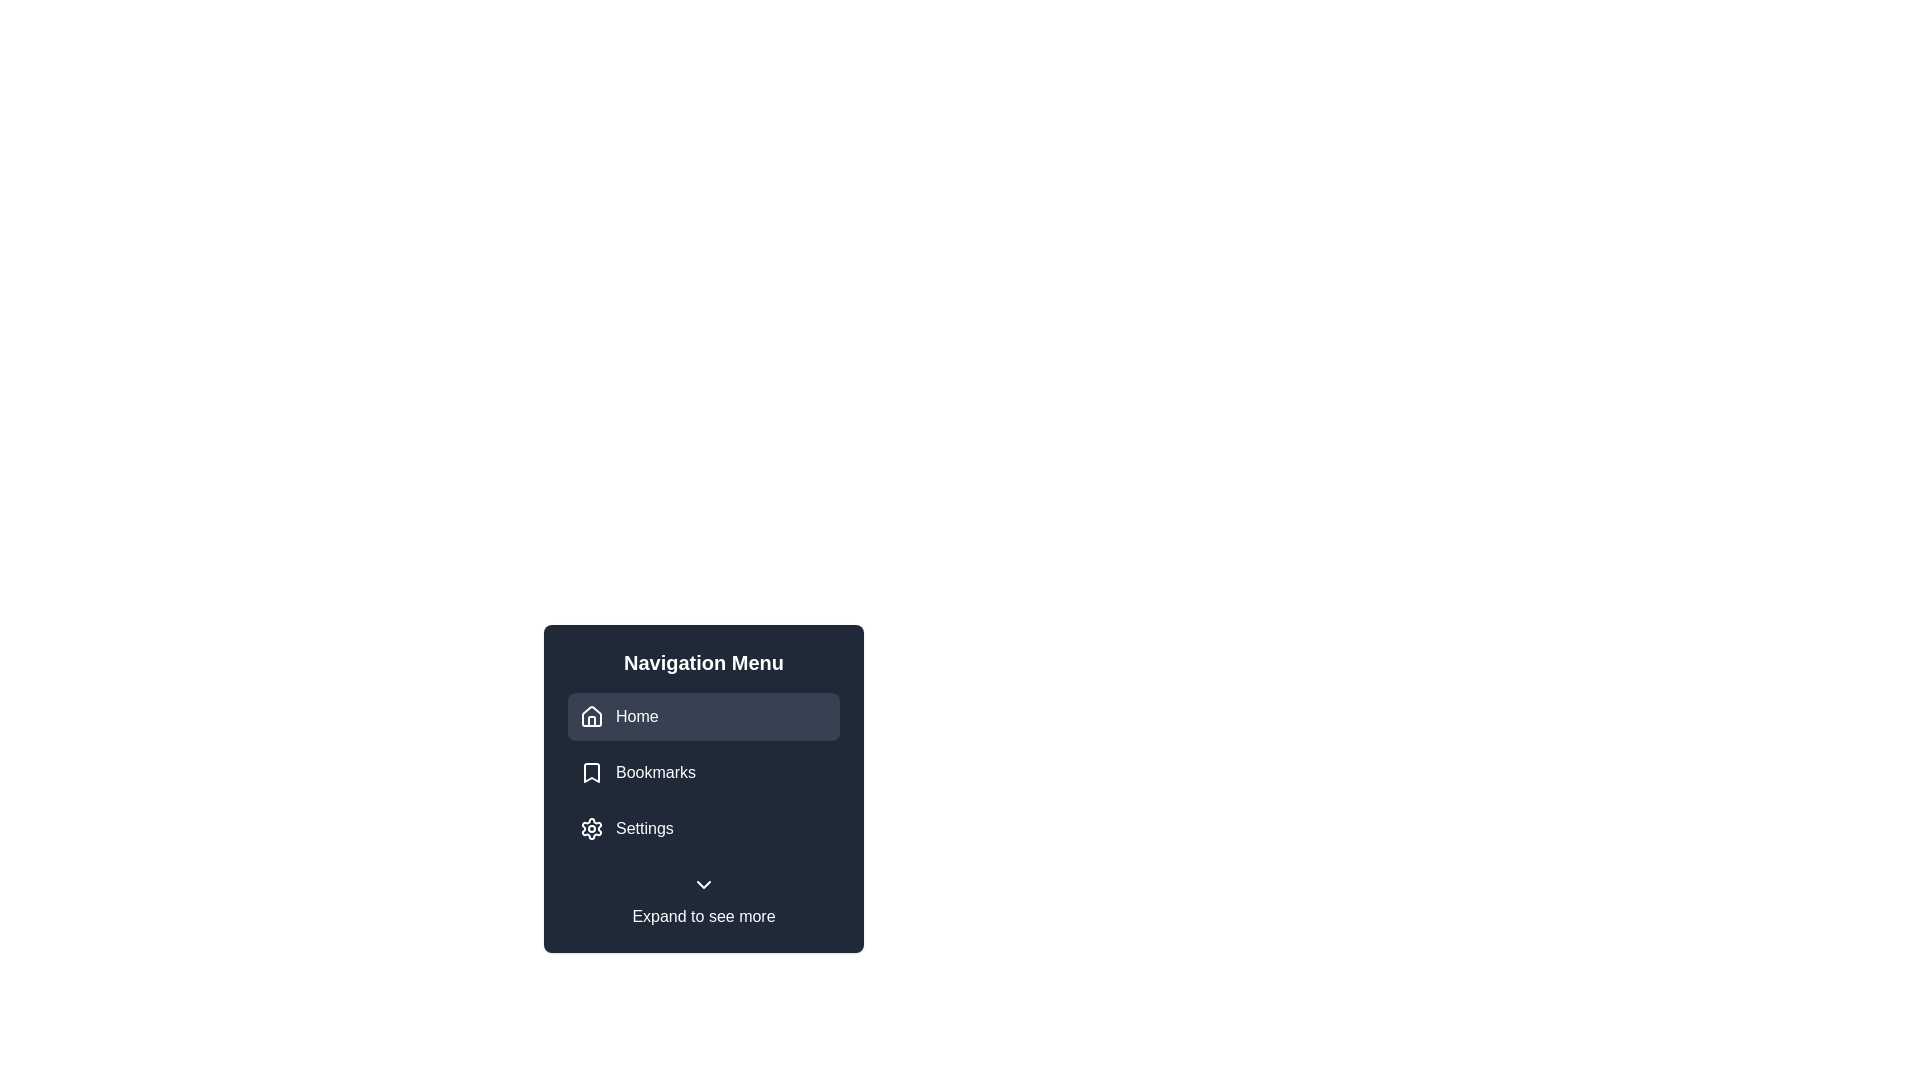 Image resolution: width=1920 pixels, height=1080 pixels. What do you see at coordinates (704, 663) in the screenshot?
I see `the text label that serves as the header for the navigation menu, which is located at the very top of the 'Navigation Menu' block in the sidebar on the left` at bounding box center [704, 663].